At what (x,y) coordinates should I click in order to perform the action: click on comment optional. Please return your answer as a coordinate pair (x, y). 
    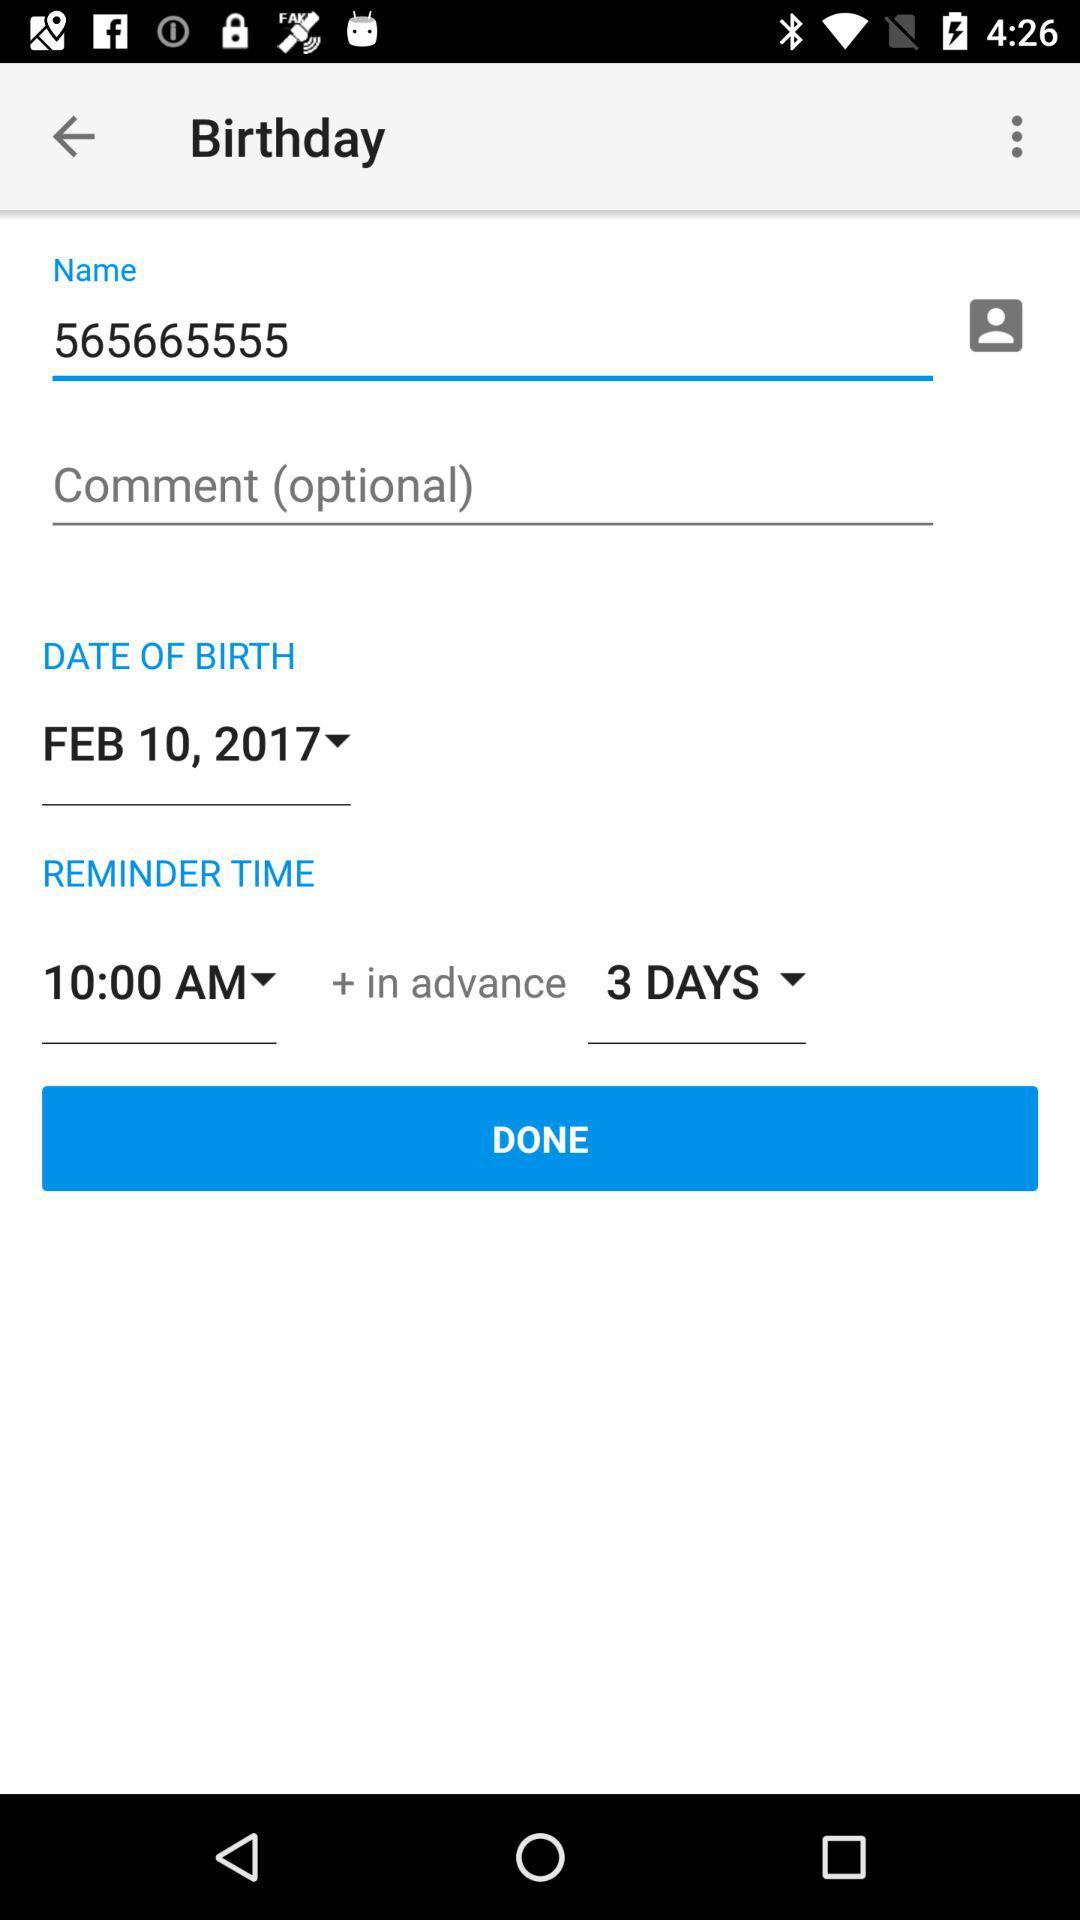
    Looking at the image, I should click on (492, 486).